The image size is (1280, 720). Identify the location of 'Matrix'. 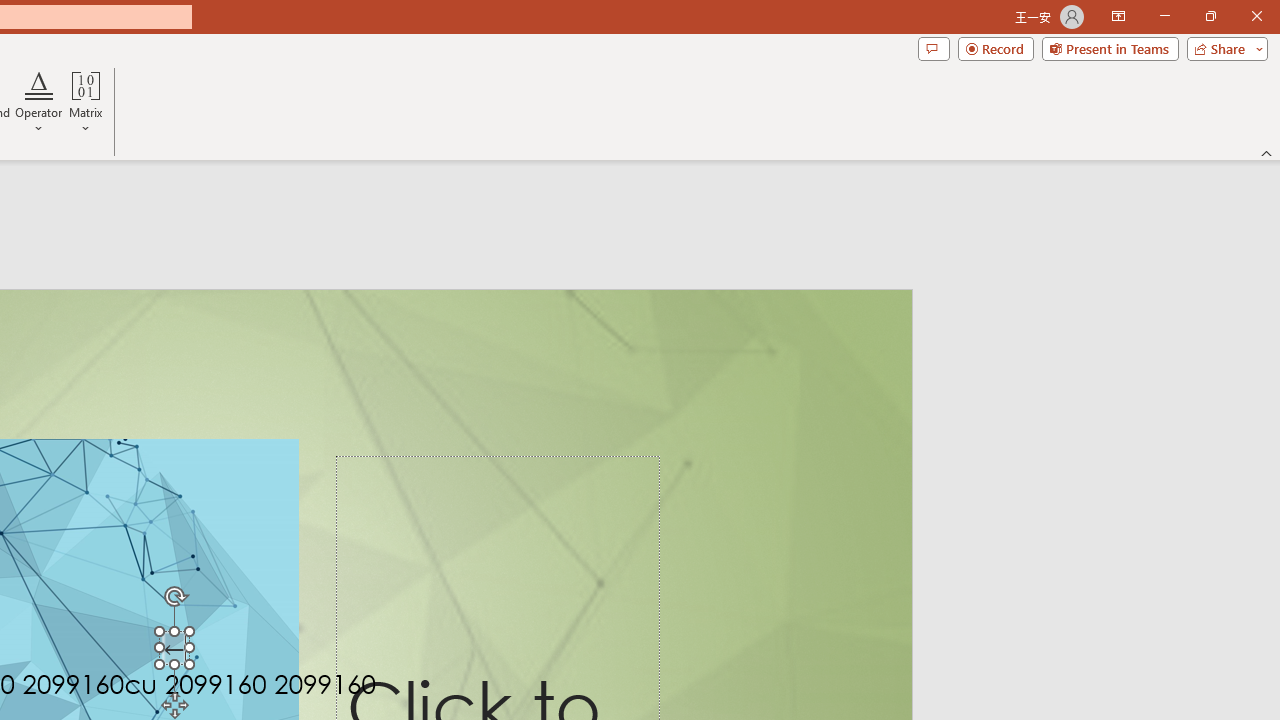
(85, 103).